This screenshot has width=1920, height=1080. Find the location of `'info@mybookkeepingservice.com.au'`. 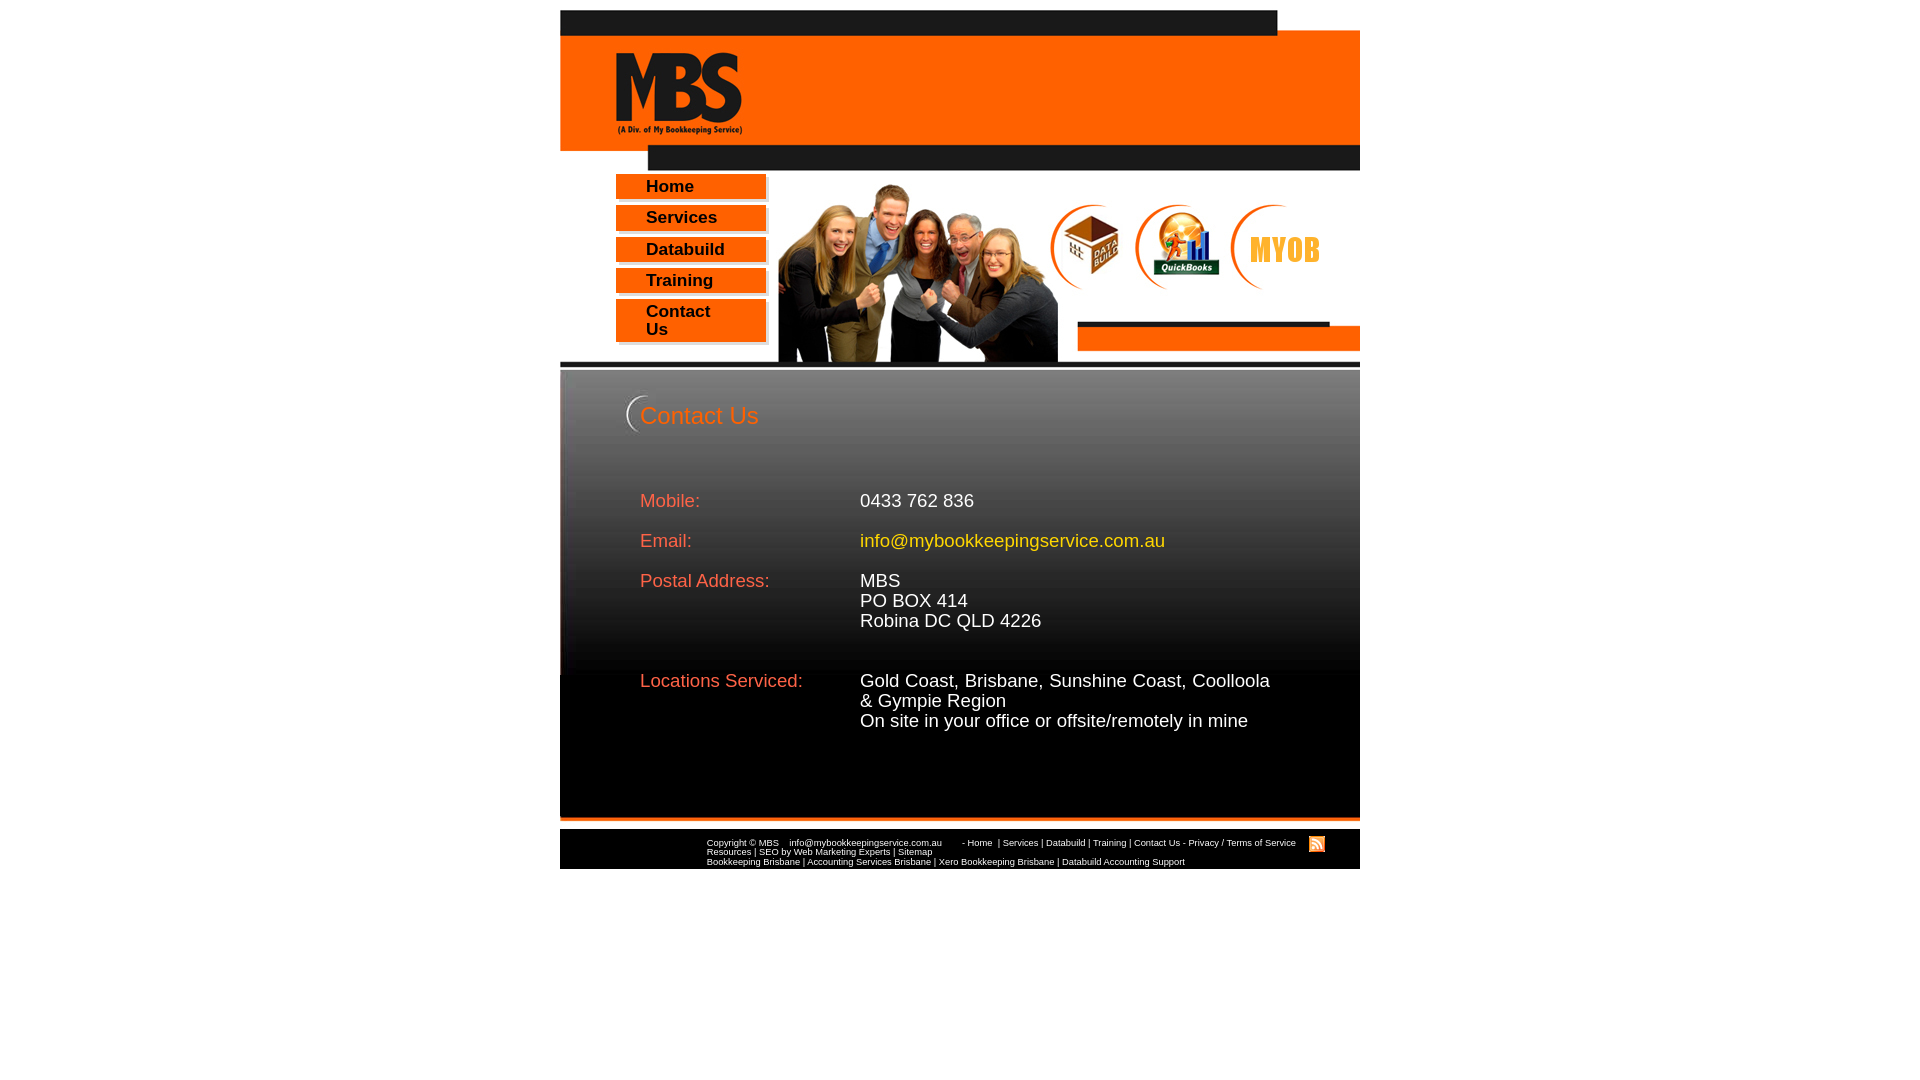

'info@mybookkeepingservice.com.au' is located at coordinates (1012, 540).